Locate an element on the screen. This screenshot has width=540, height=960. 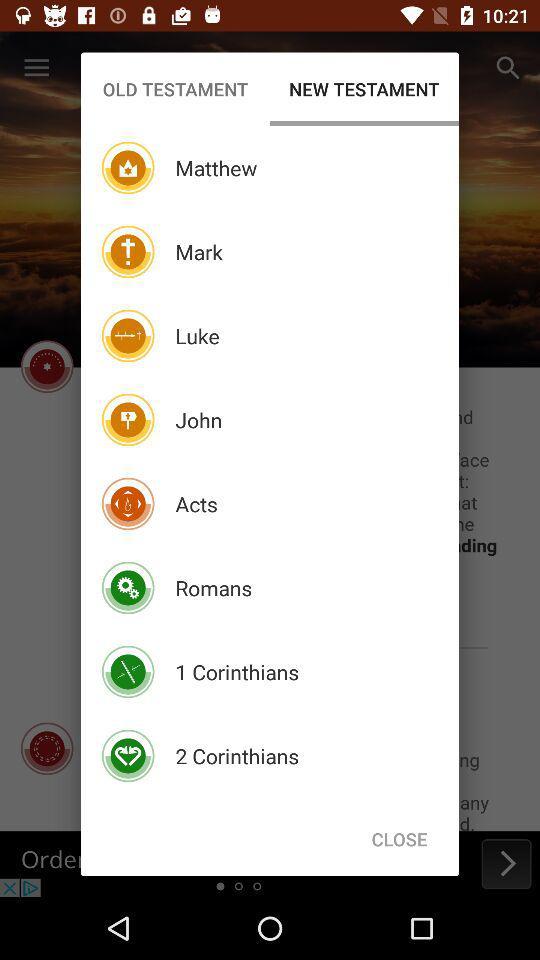
icon above the 1 corinthians item is located at coordinates (212, 588).